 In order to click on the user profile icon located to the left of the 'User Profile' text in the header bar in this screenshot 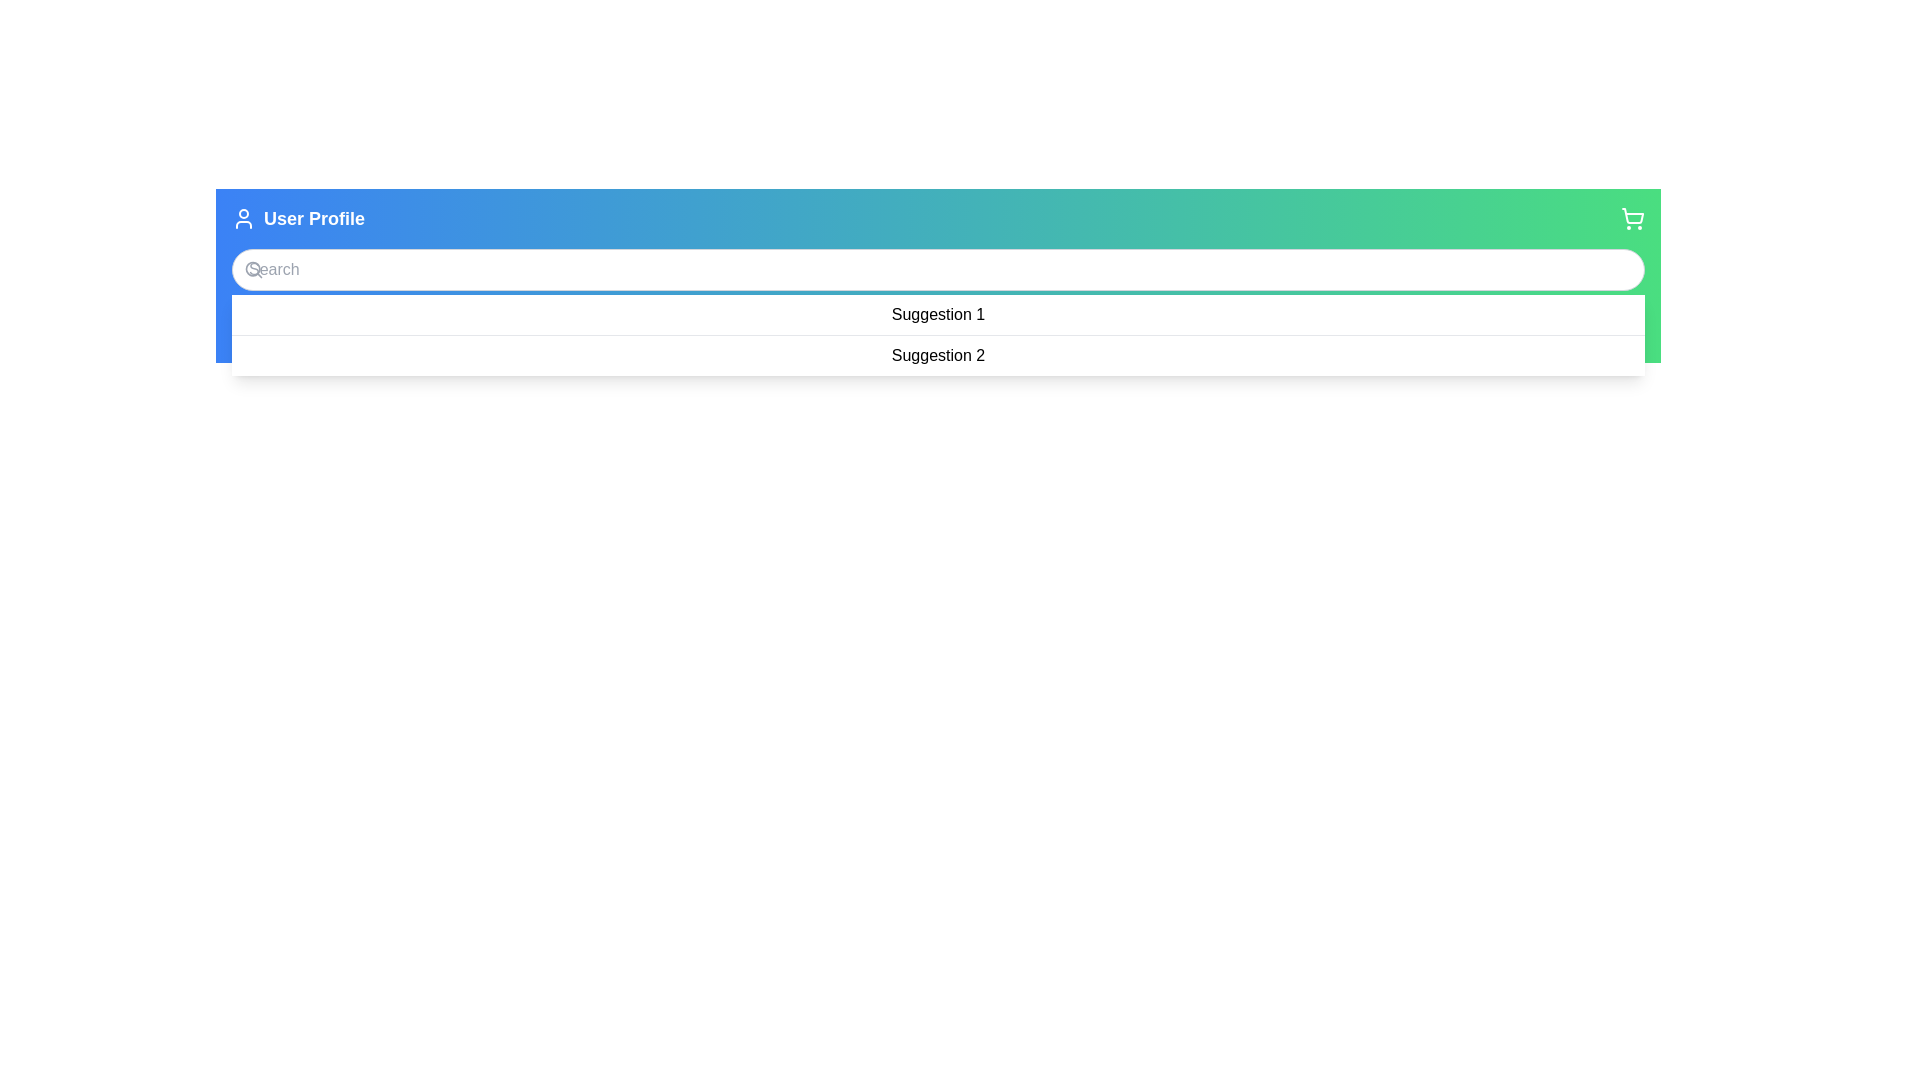, I will do `click(243, 219)`.